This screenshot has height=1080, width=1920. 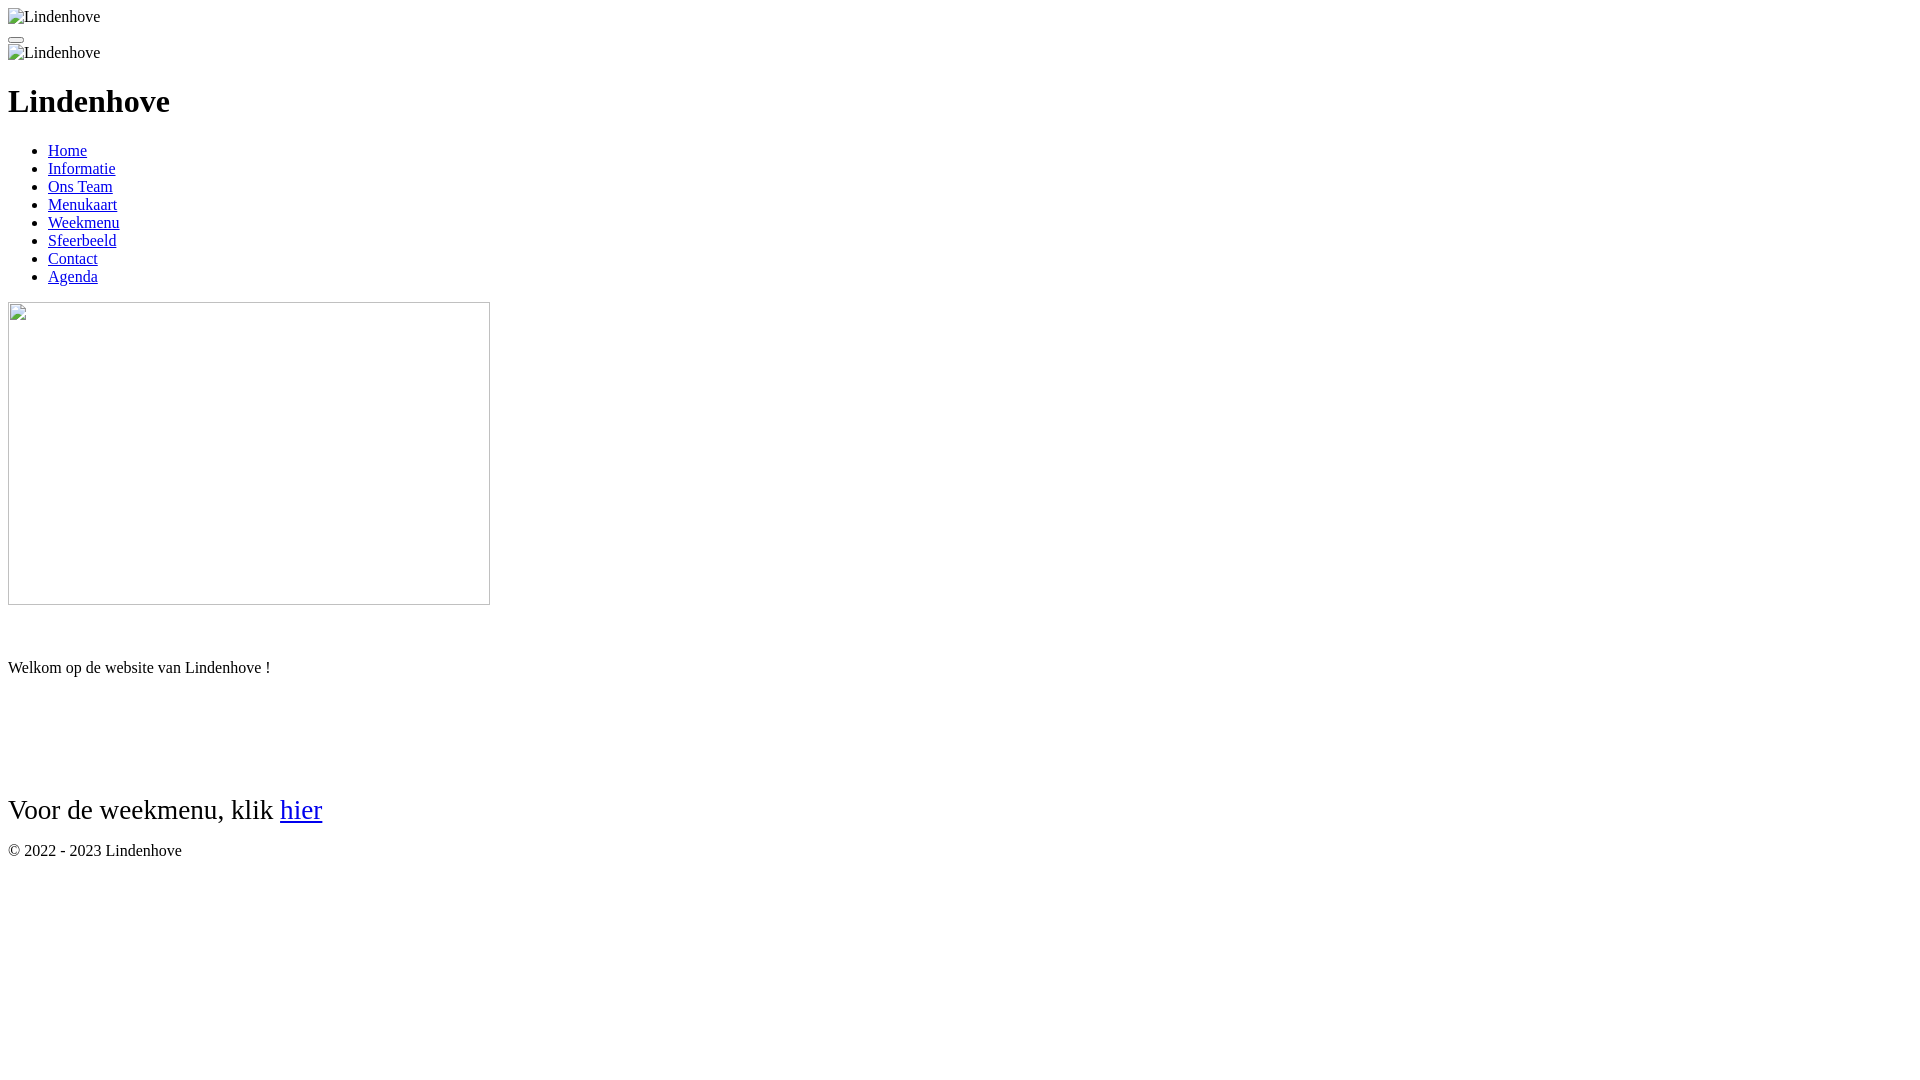 I want to click on 'Ons Team', so click(x=80, y=186).